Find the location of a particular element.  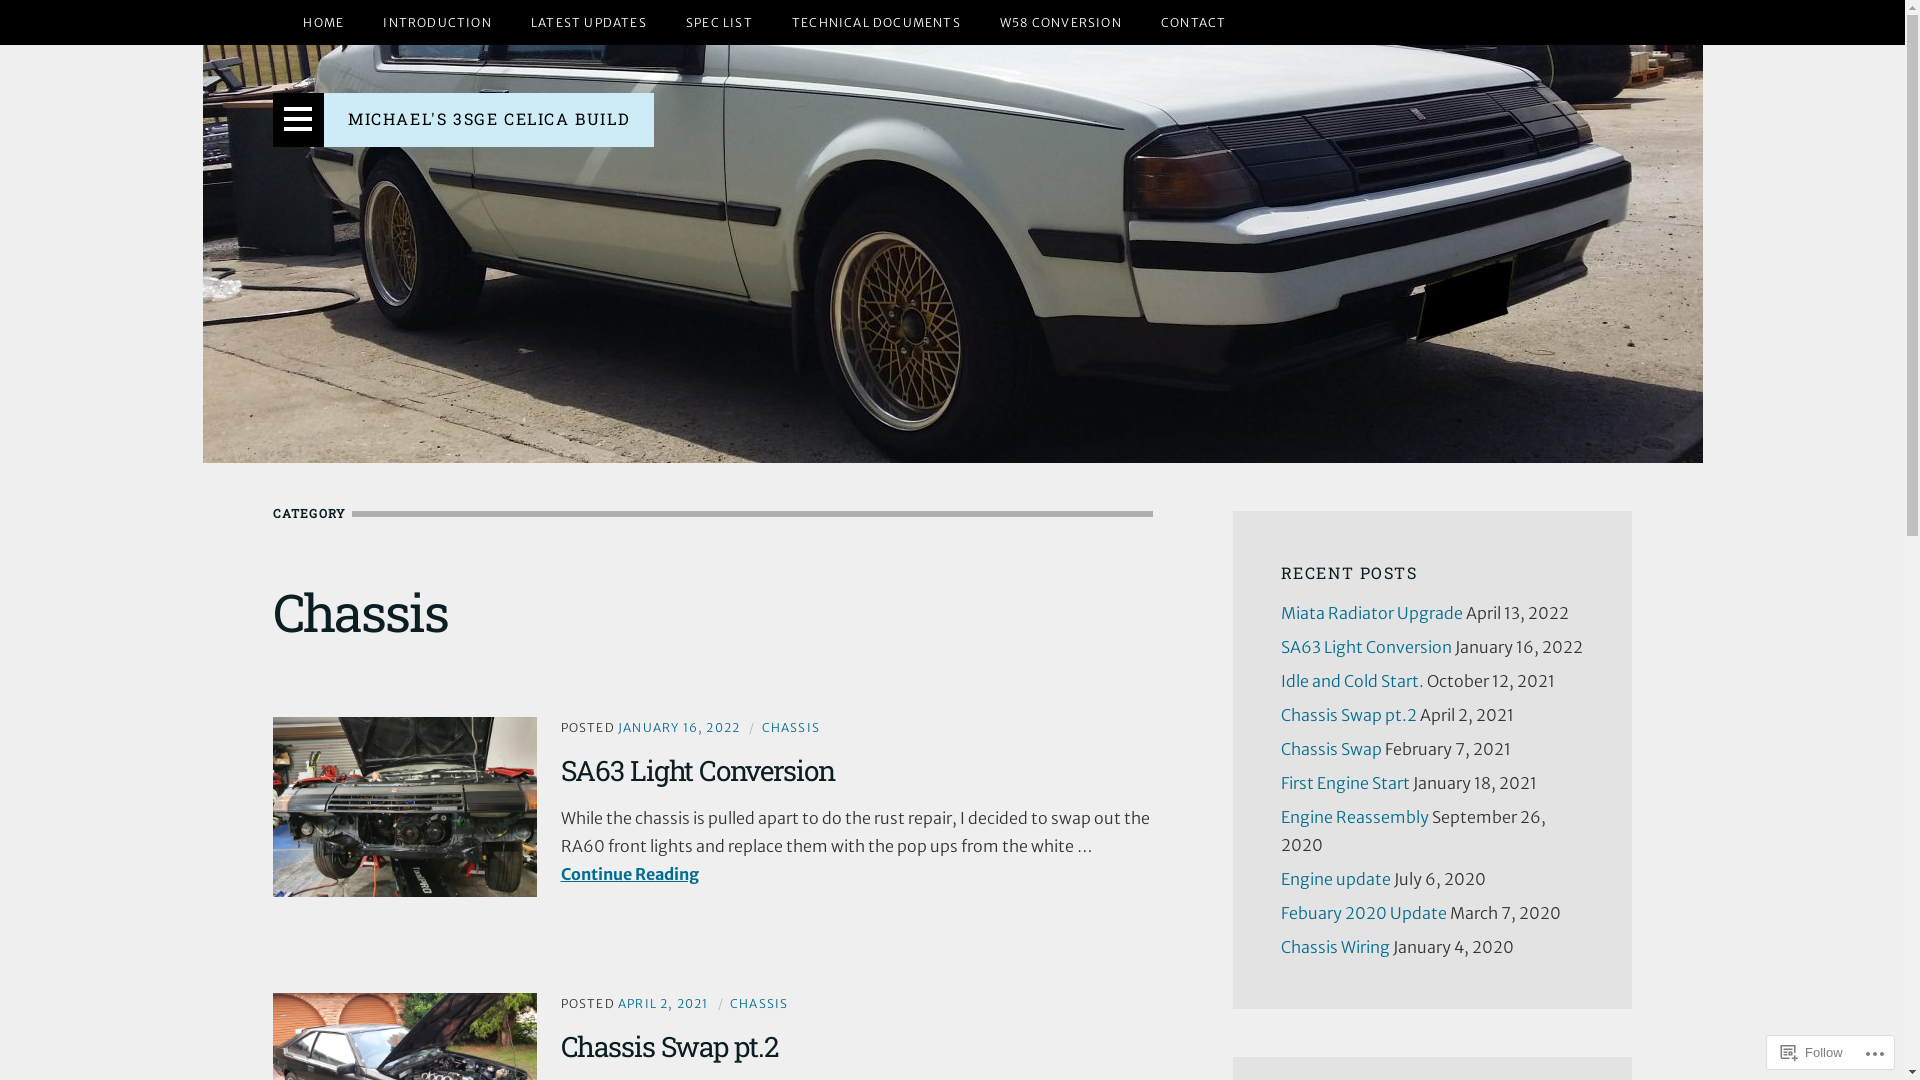

'Engine update' is located at coordinates (1334, 878).